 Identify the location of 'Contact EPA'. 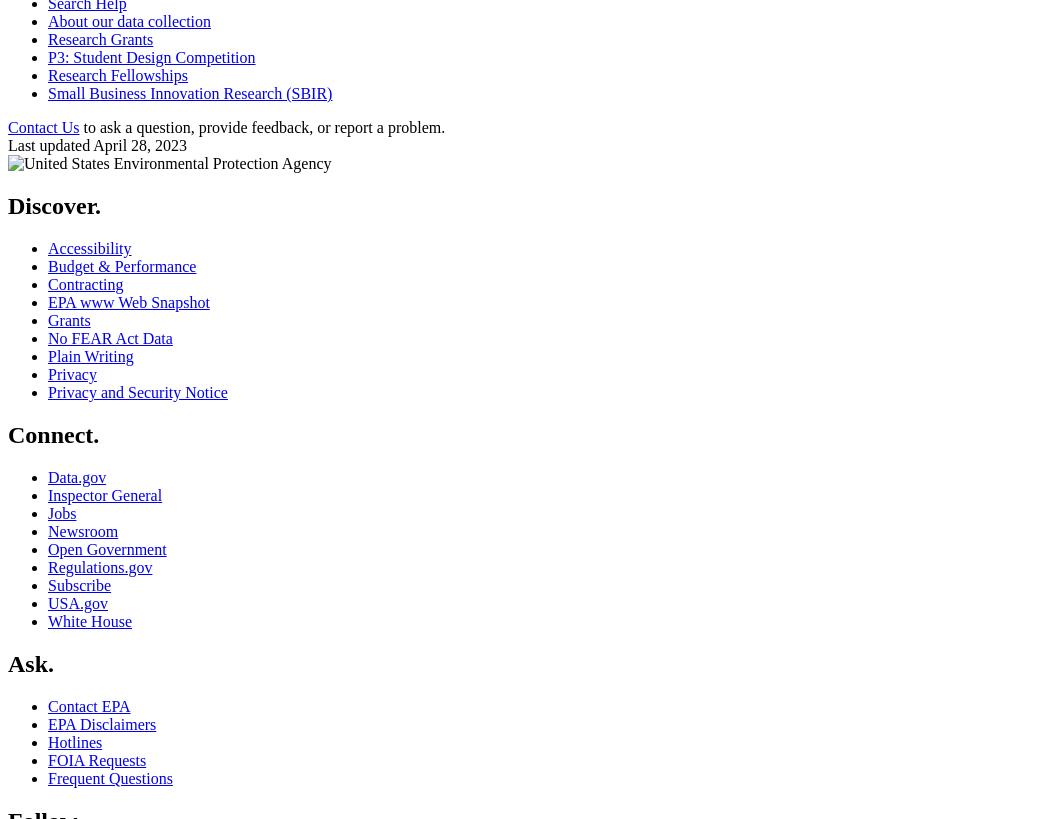
(89, 704).